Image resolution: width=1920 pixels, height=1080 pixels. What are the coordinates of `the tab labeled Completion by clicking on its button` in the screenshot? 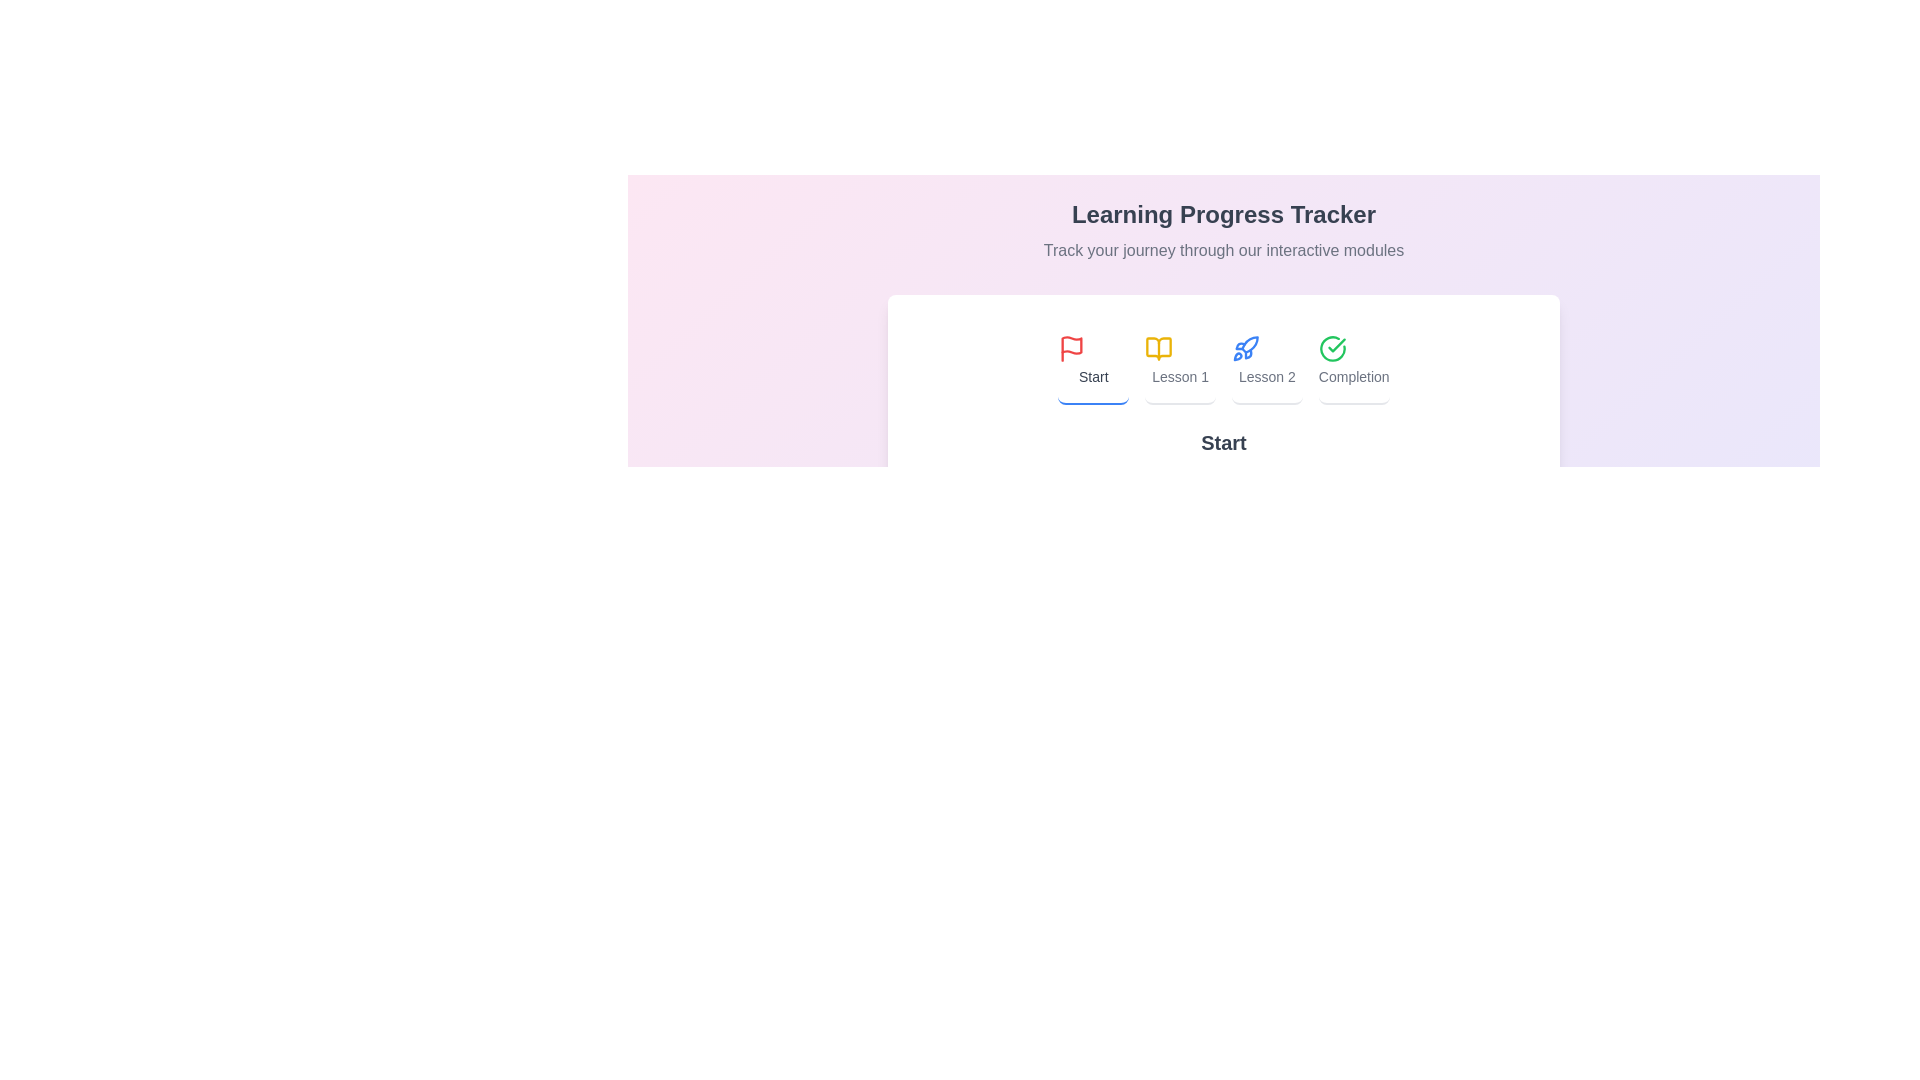 It's located at (1354, 362).